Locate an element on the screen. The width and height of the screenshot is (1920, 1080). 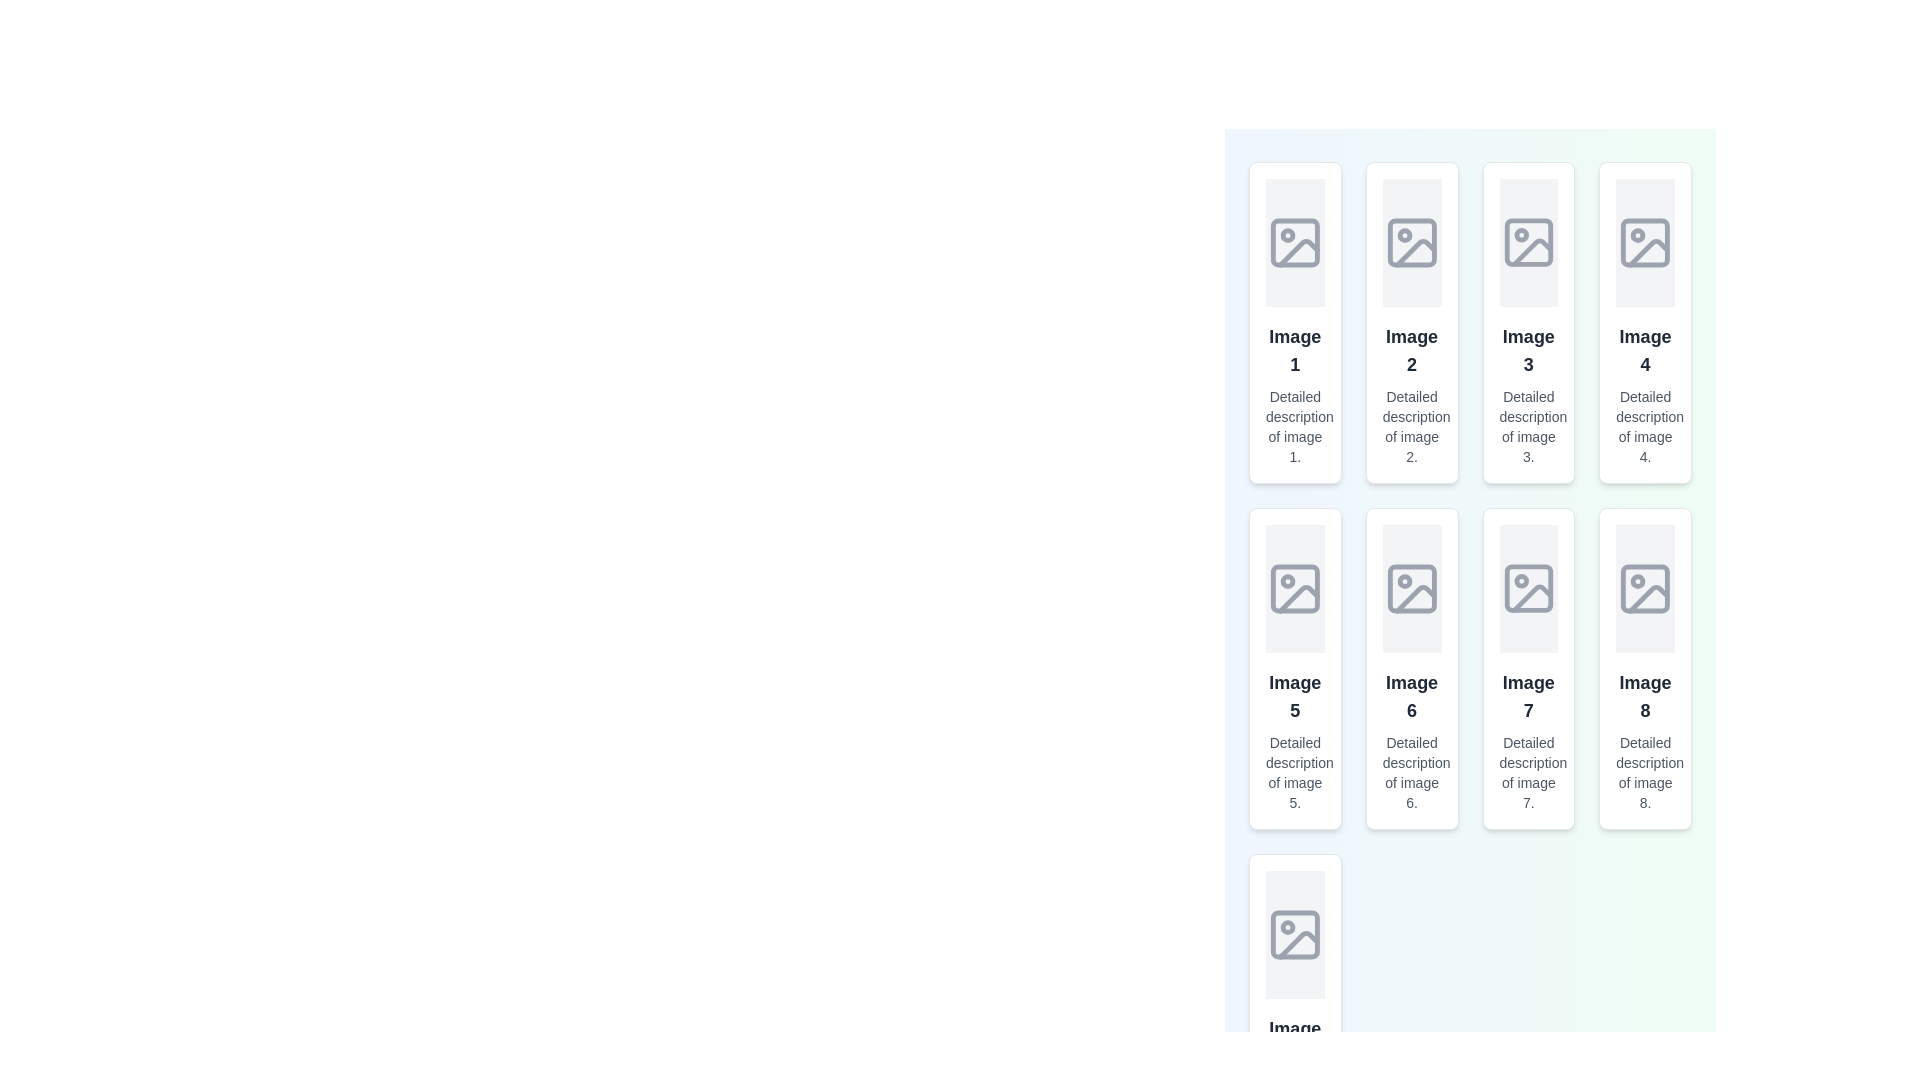
to interact with the Image preview card located in the third row and third column of the grid layout is located at coordinates (1527, 668).